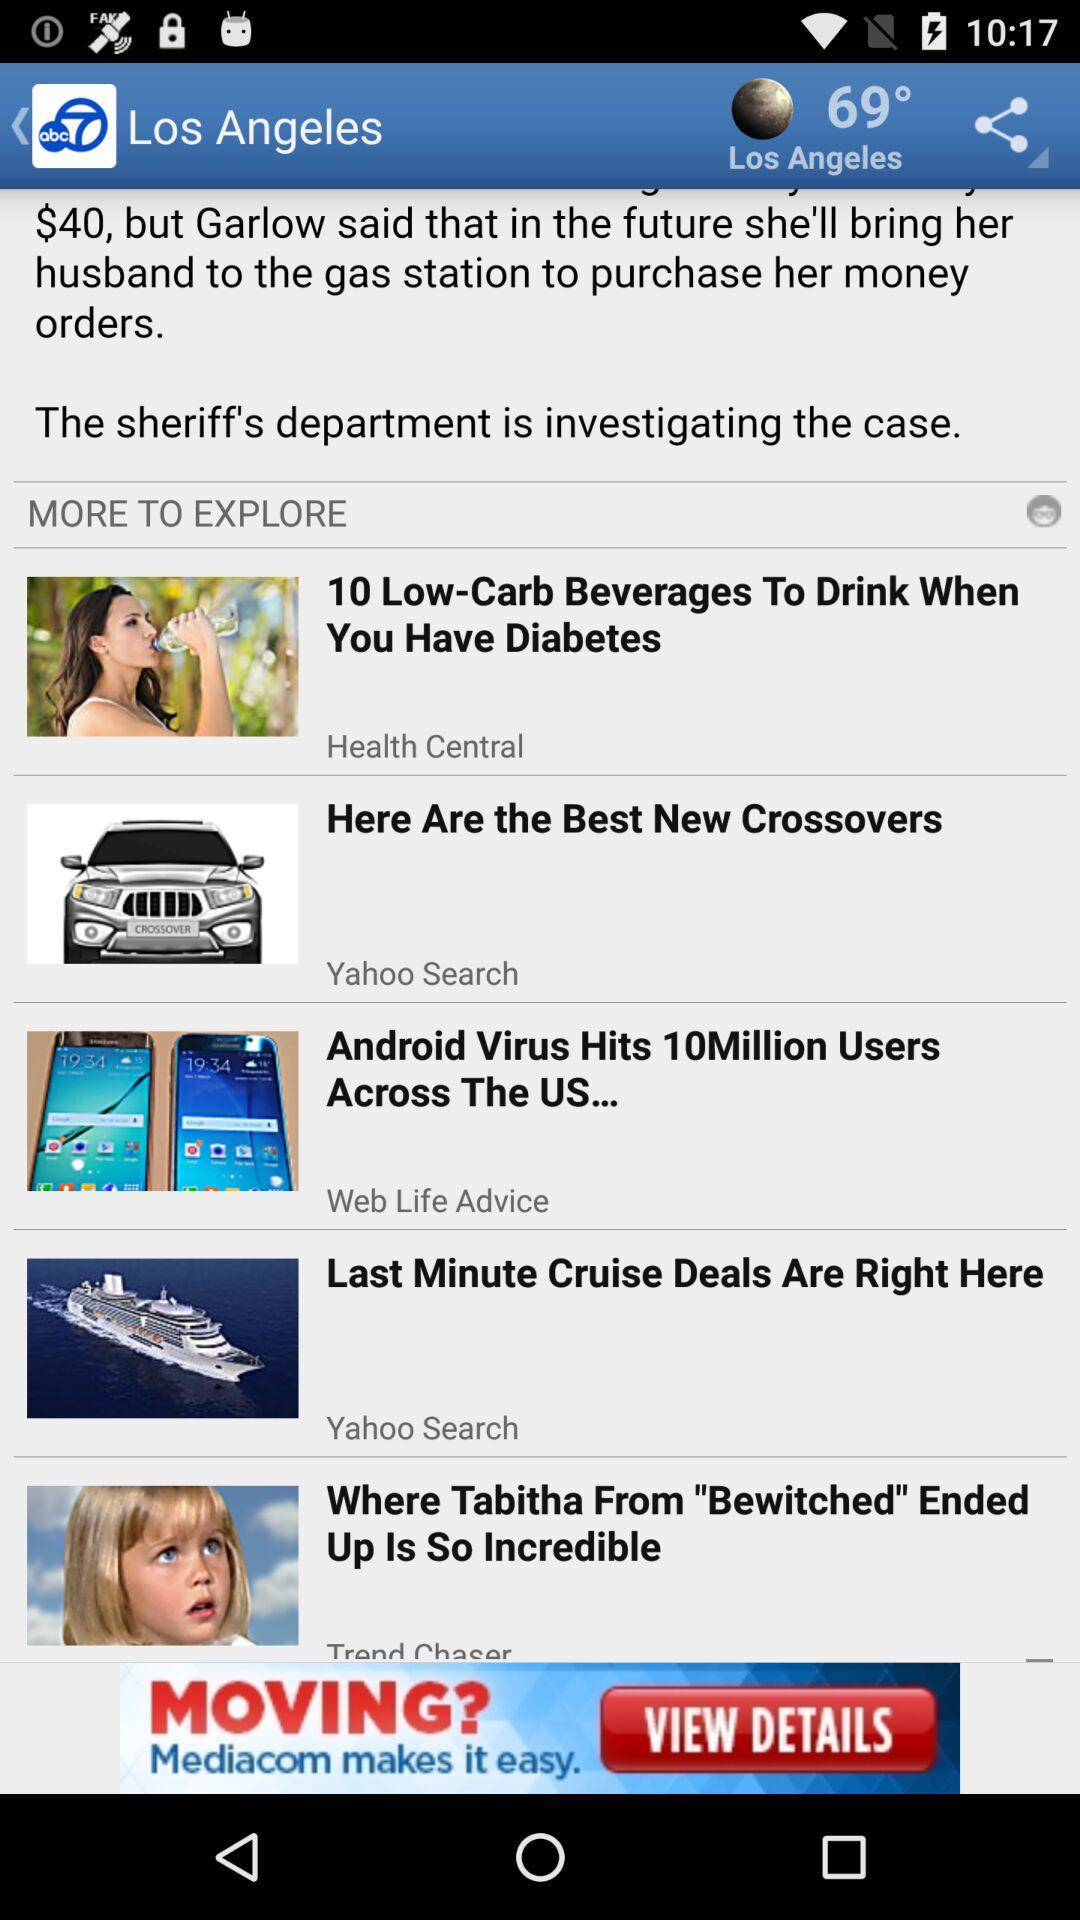 Image resolution: width=1080 pixels, height=1920 pixels. I want to click on read the full news story, so click(540, 328).